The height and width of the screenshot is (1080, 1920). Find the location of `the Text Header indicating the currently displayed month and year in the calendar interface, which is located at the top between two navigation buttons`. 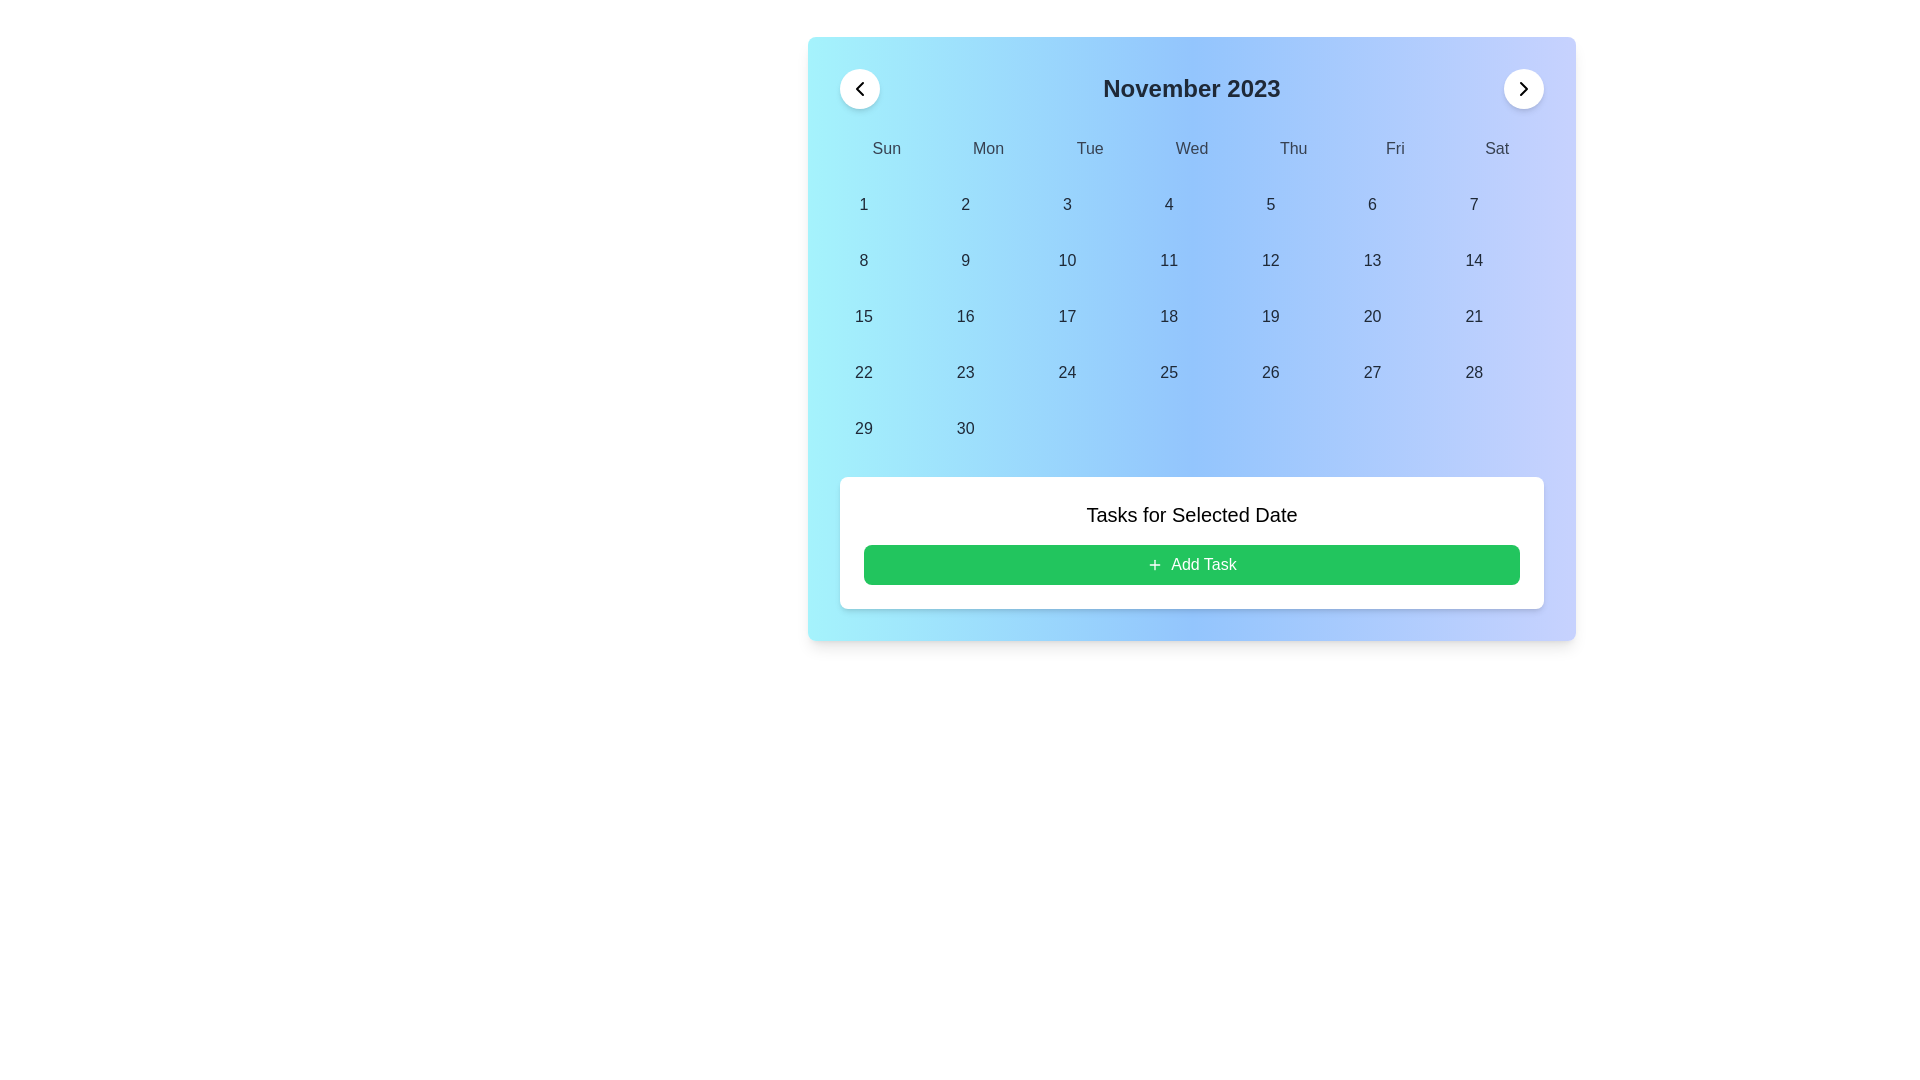

the Text Header indicating the currently displayed month and year in the calendar interface, which is located at the top between two navigation buttons is located at coordinates (1191, 87).